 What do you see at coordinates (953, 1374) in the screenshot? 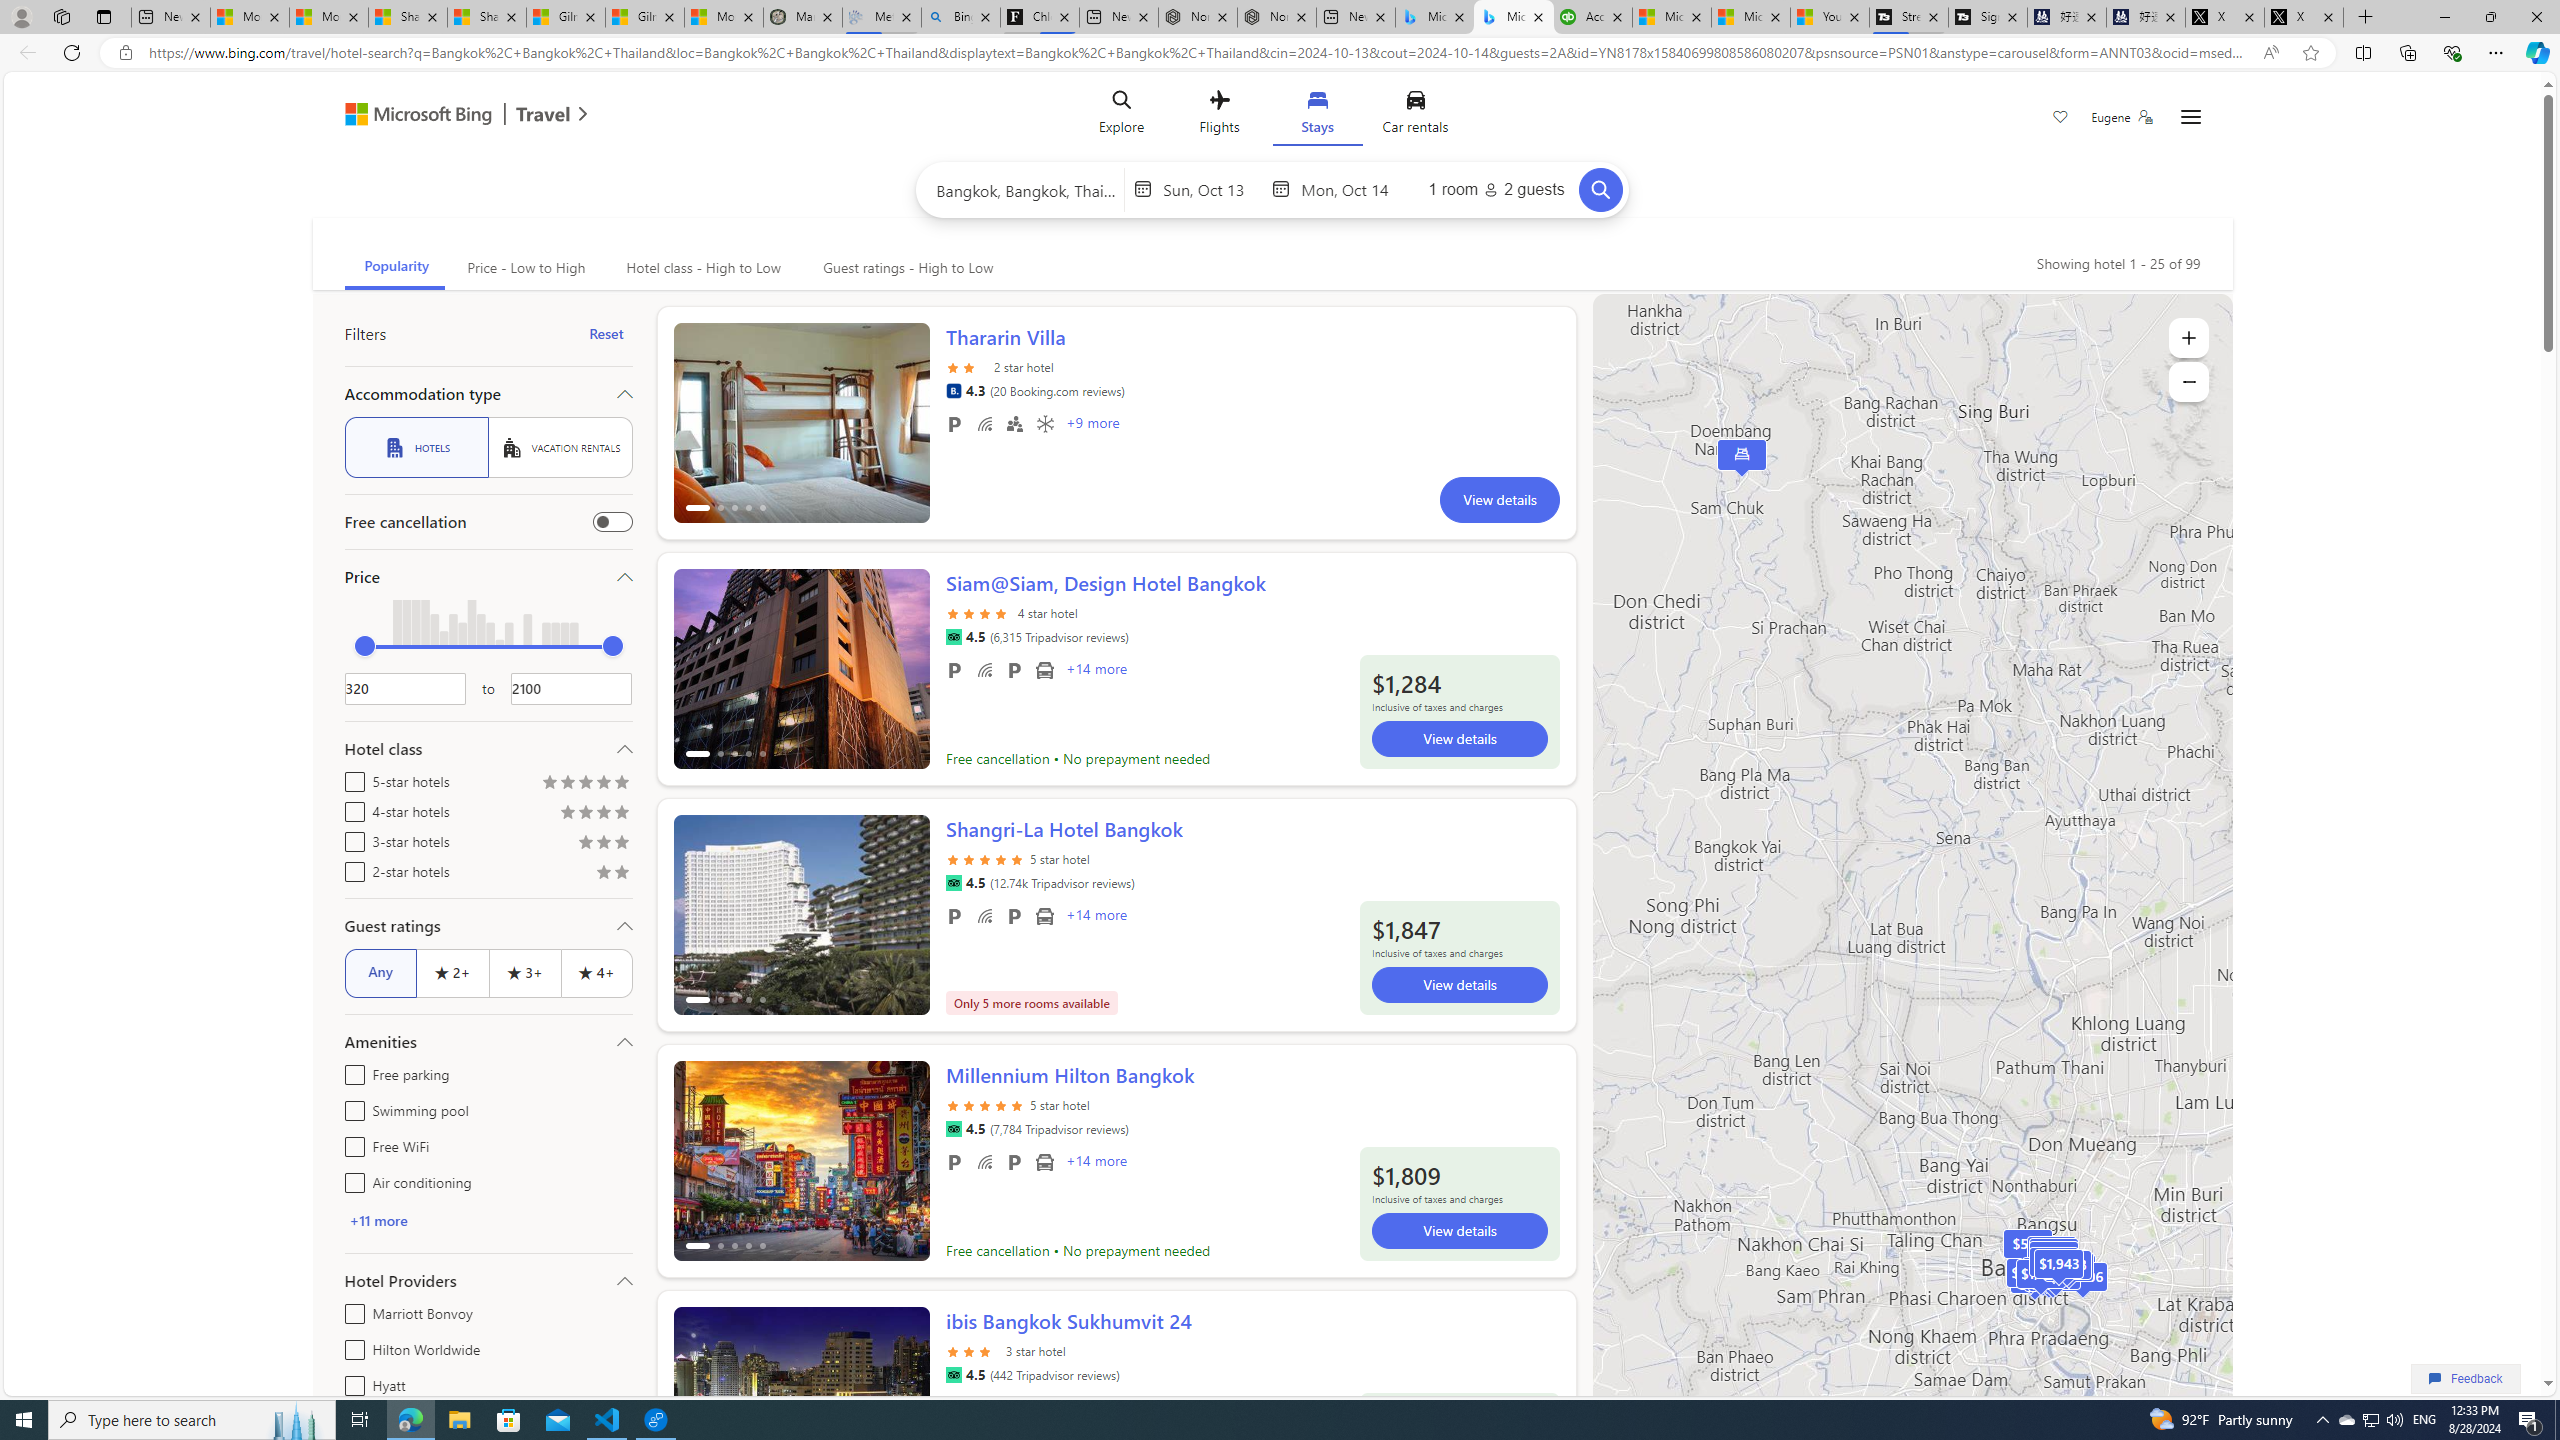
I see `'Tripadvisor'` at bounding box center [953, 1374].